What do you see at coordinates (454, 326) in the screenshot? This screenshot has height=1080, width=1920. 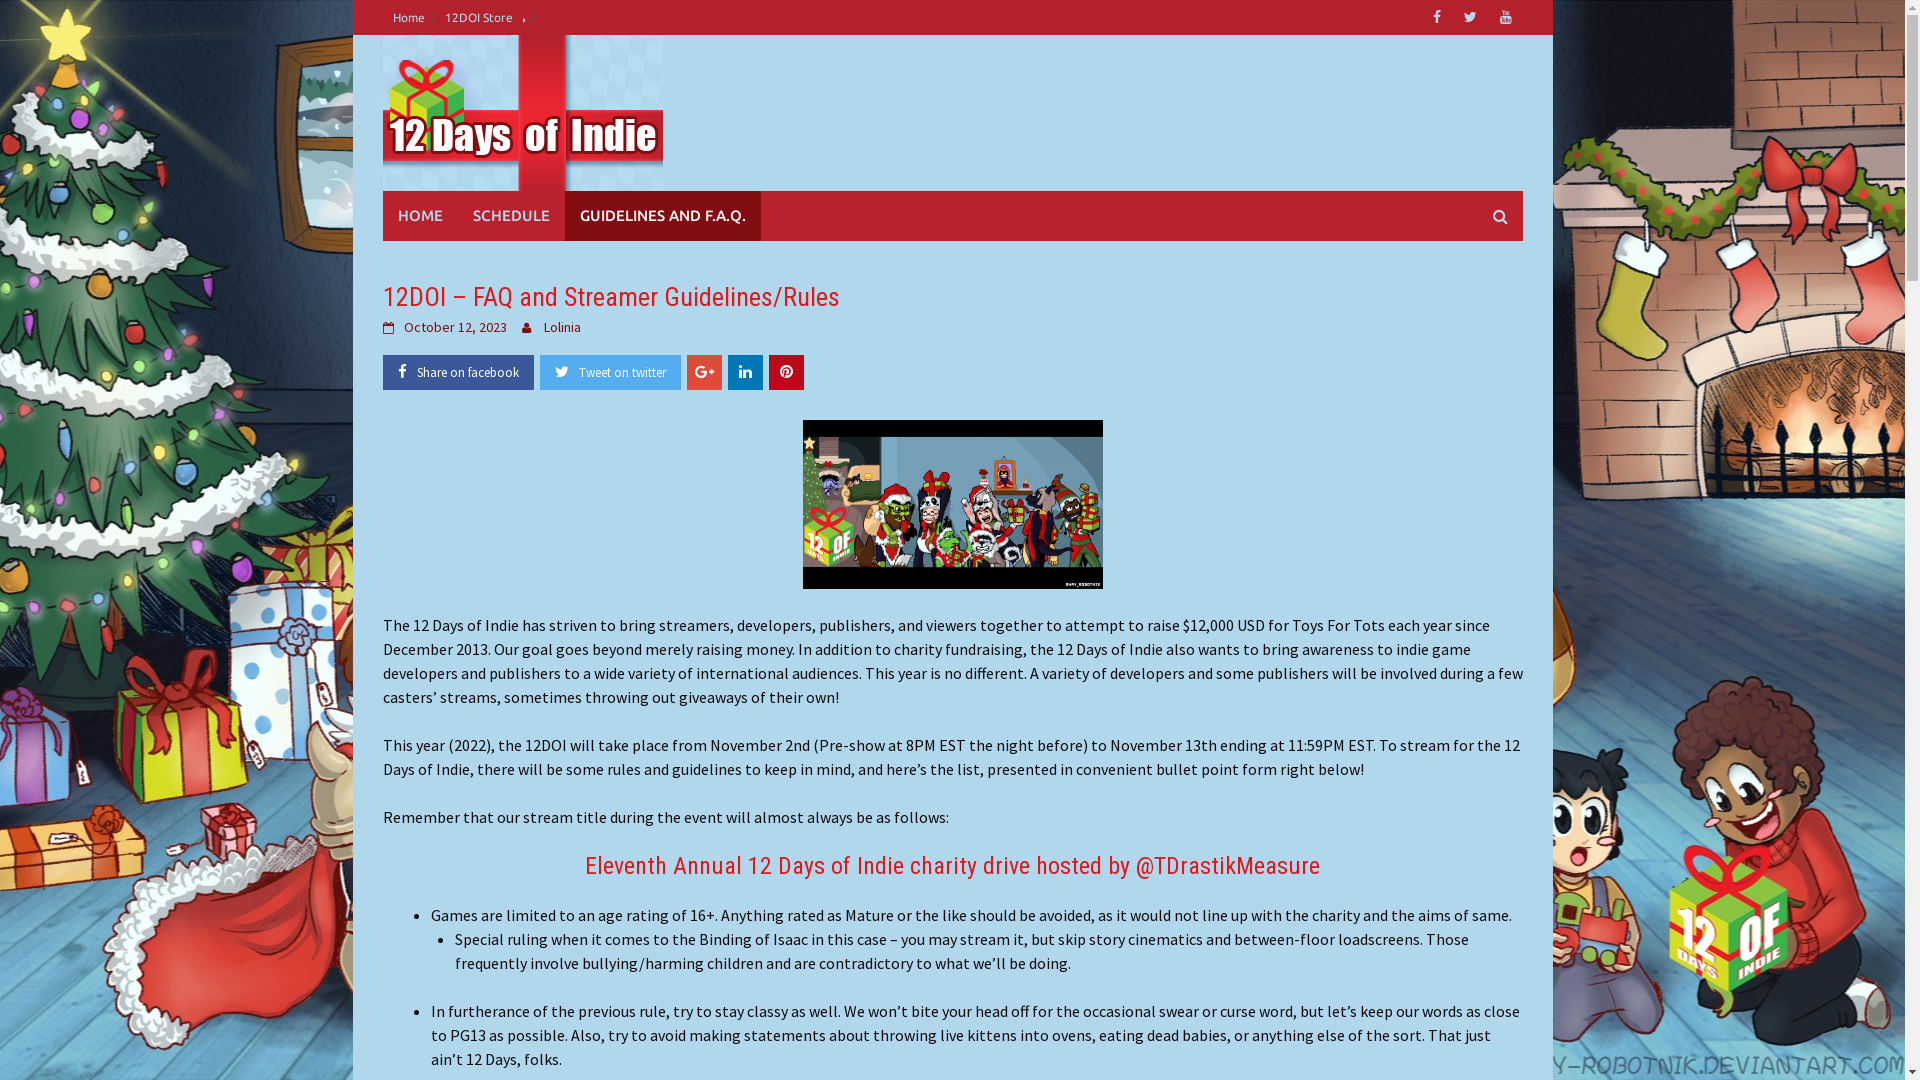 I see `'October 12, 2023'` at bounding box center [454, 326].